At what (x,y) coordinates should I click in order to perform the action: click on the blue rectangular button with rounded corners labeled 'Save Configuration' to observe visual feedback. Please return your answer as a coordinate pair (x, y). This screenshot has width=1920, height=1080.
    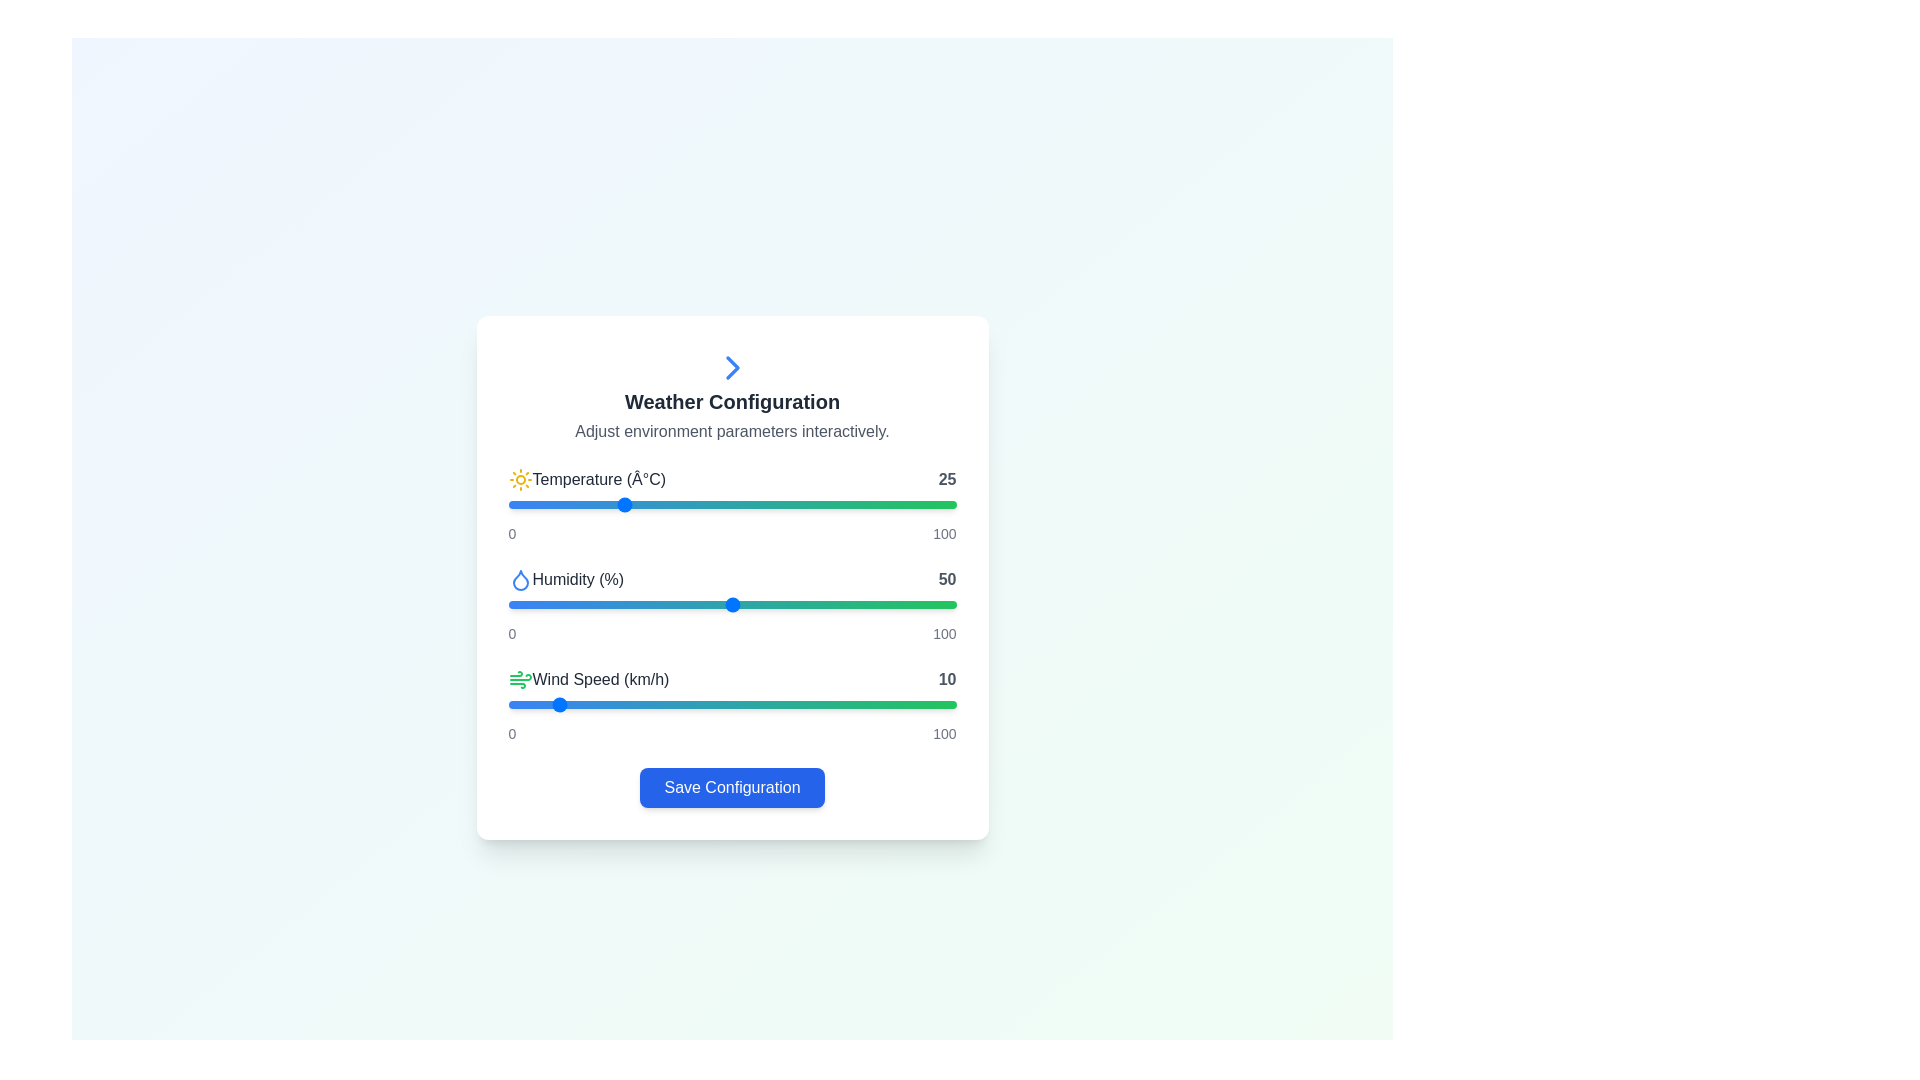
    Looking at the image, I should click on (731, 786).